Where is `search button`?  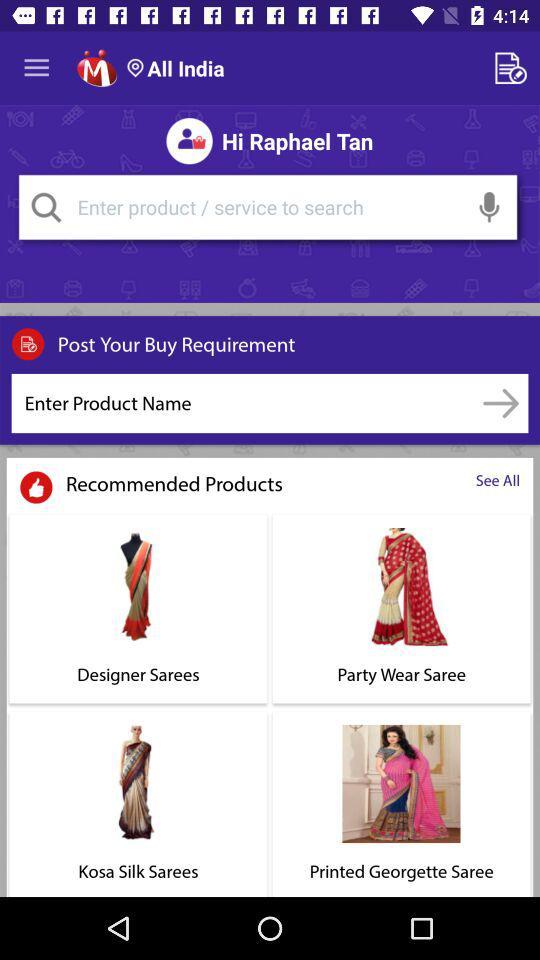 search button is located at coordinates (46, 207).